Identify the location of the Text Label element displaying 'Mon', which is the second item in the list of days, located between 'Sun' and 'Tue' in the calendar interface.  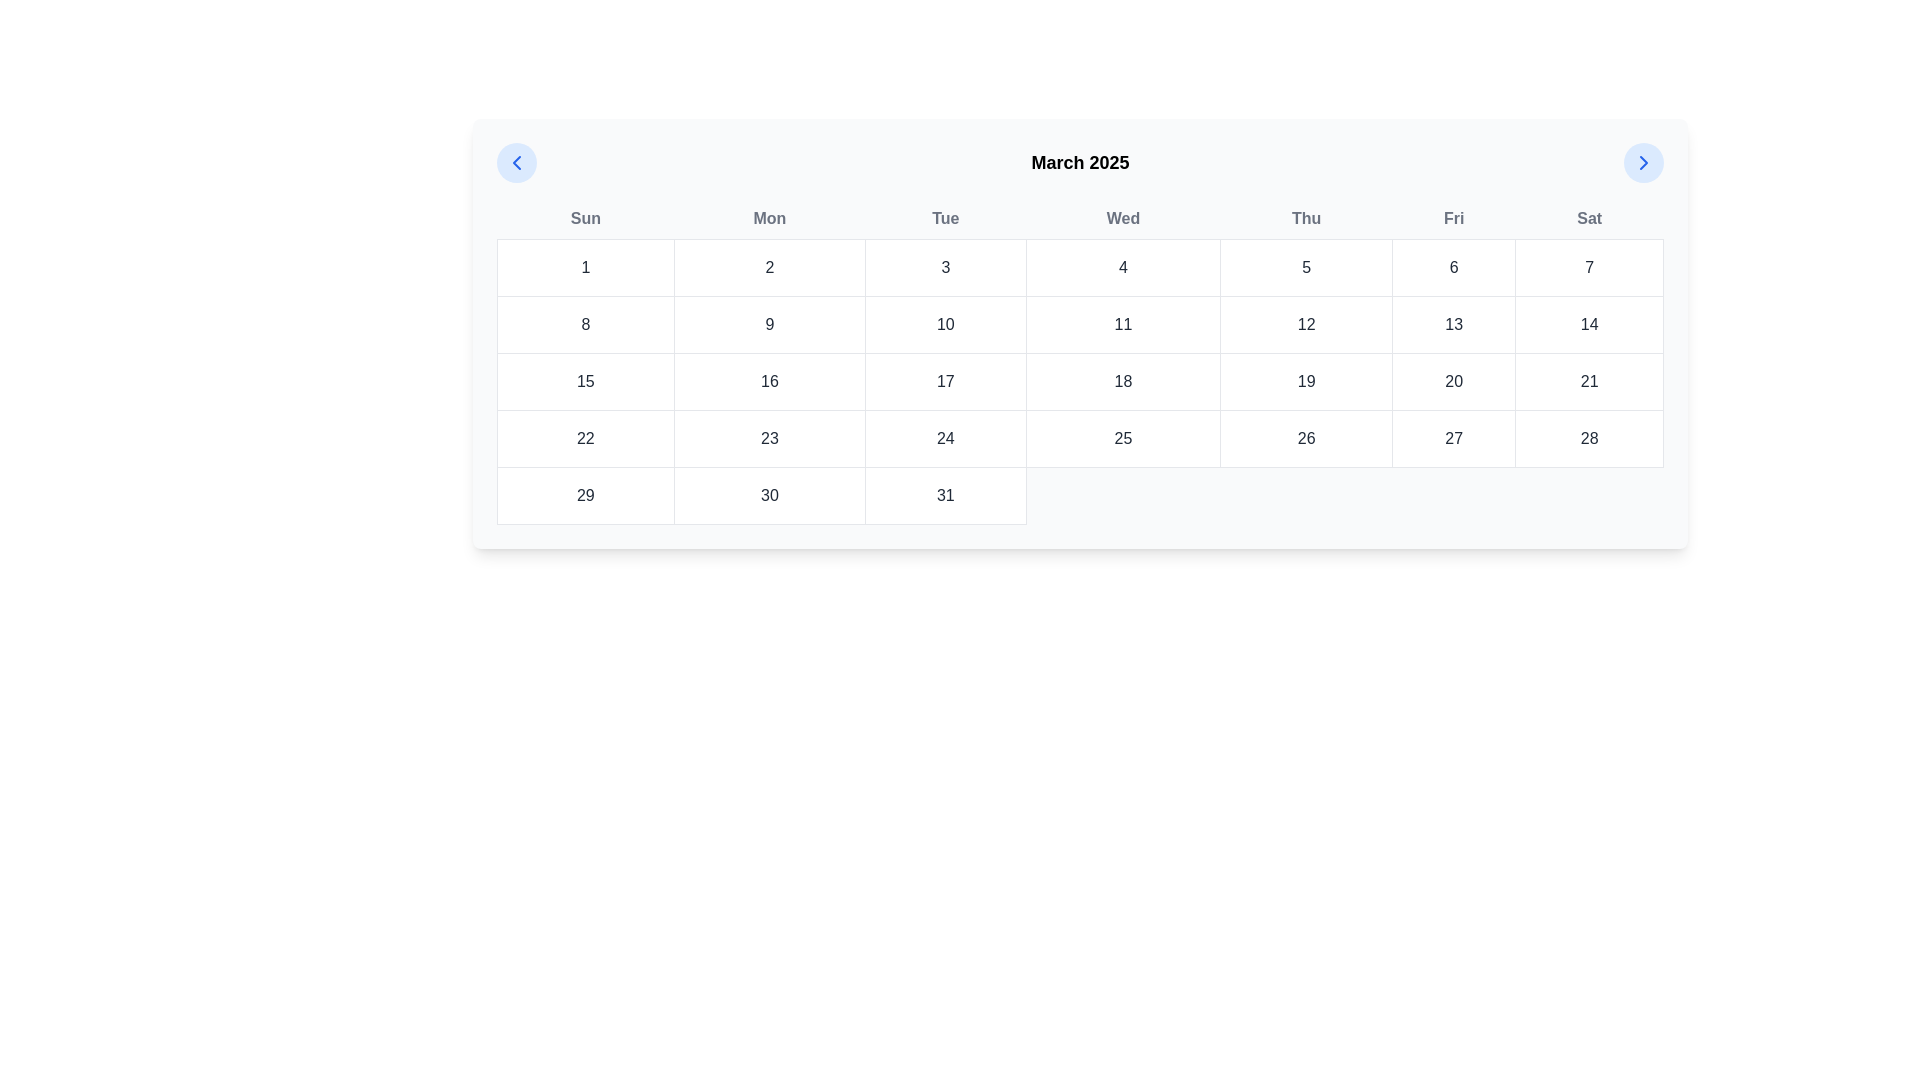
(768, 219).